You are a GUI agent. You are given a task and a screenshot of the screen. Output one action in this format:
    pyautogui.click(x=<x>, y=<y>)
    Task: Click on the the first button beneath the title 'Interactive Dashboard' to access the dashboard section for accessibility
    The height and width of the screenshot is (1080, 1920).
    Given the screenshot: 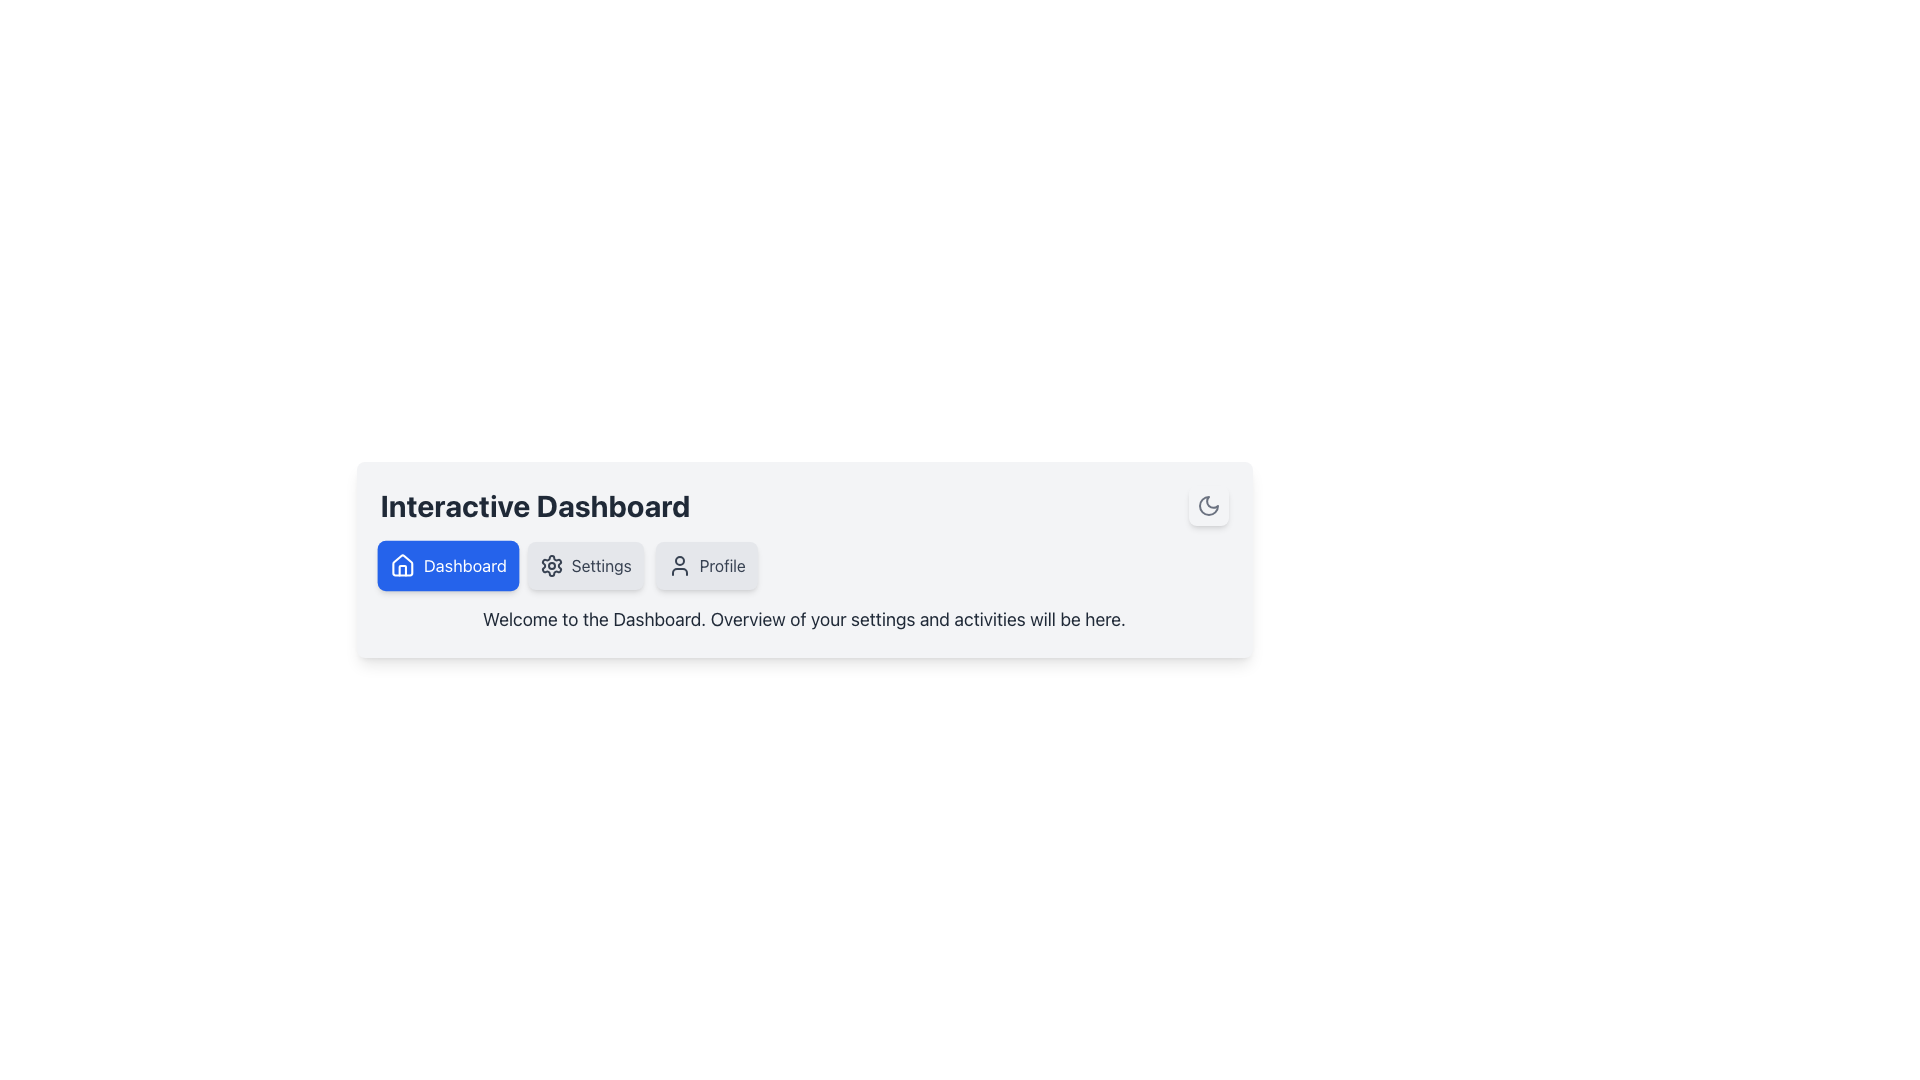 What is the action you would take?
    pyautogui.click(x=447, y=566)
    